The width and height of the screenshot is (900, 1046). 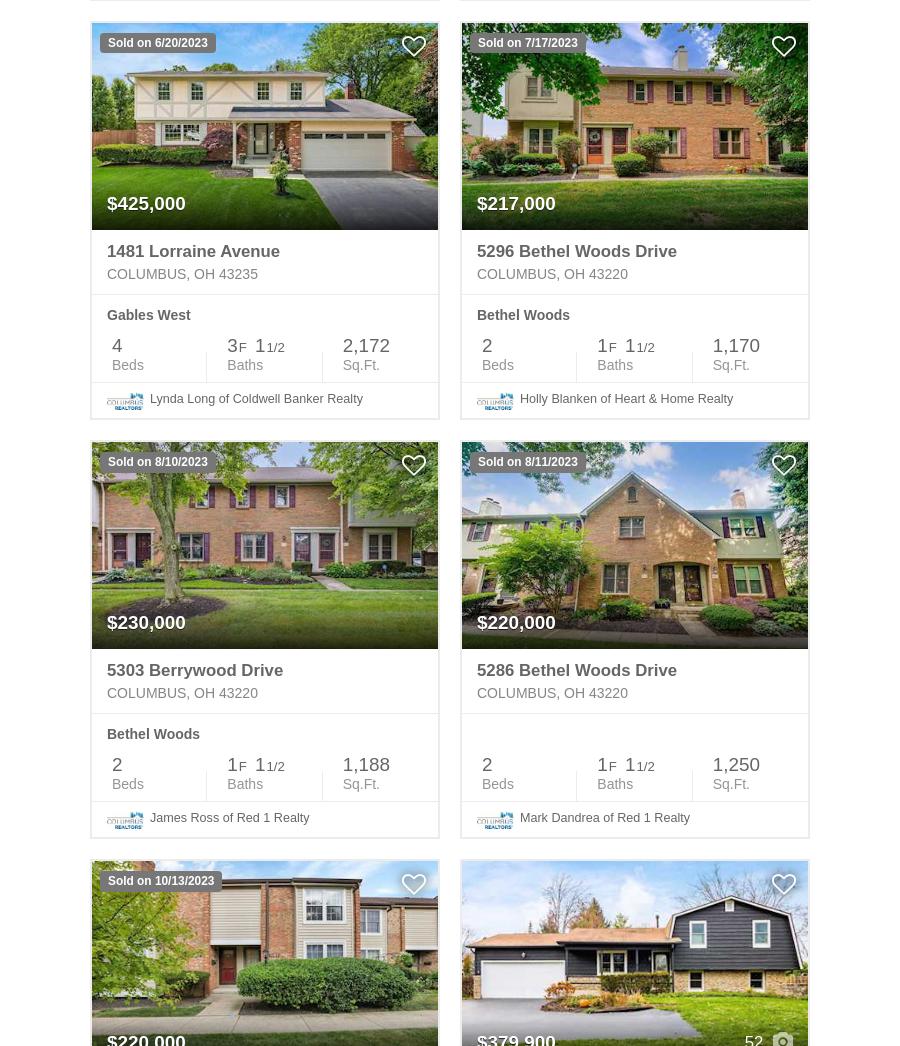 What do you see at coordinates (227, 817) in the screenshot?
I see `'James Ross of Red 1 Realty'` at bounding box center [227, 817].